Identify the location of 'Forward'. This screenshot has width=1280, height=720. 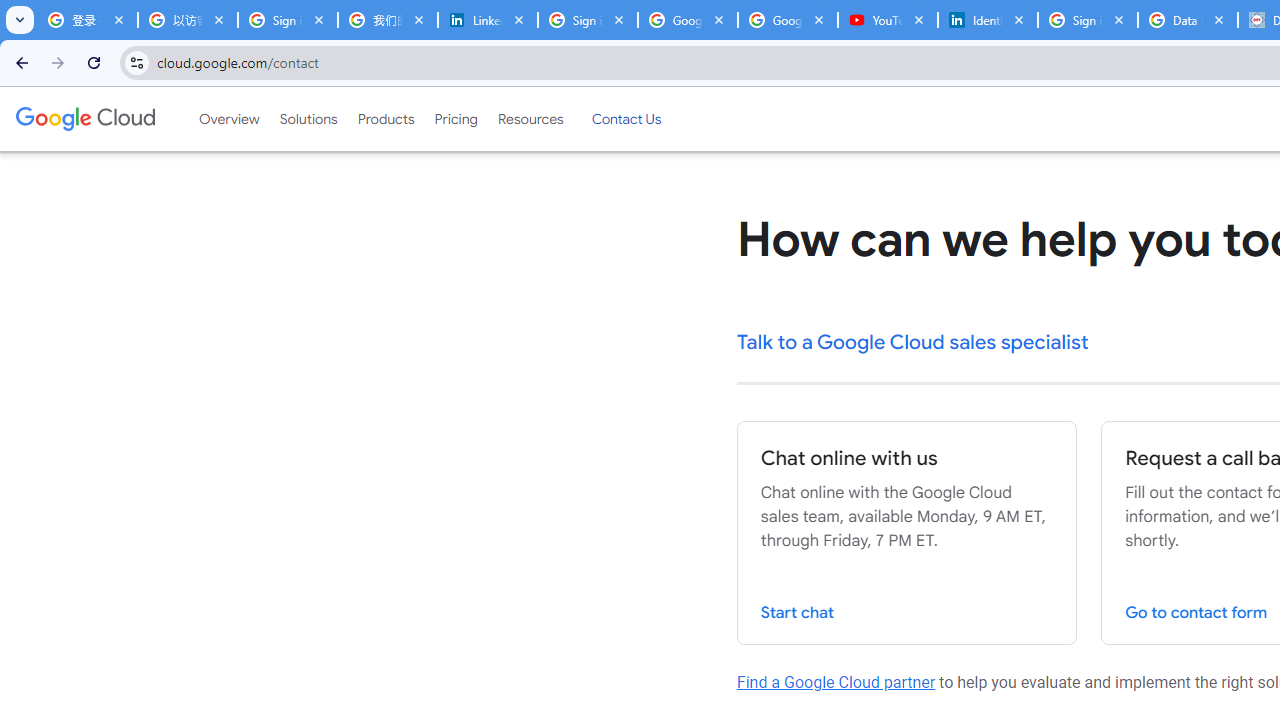
(58, 61).